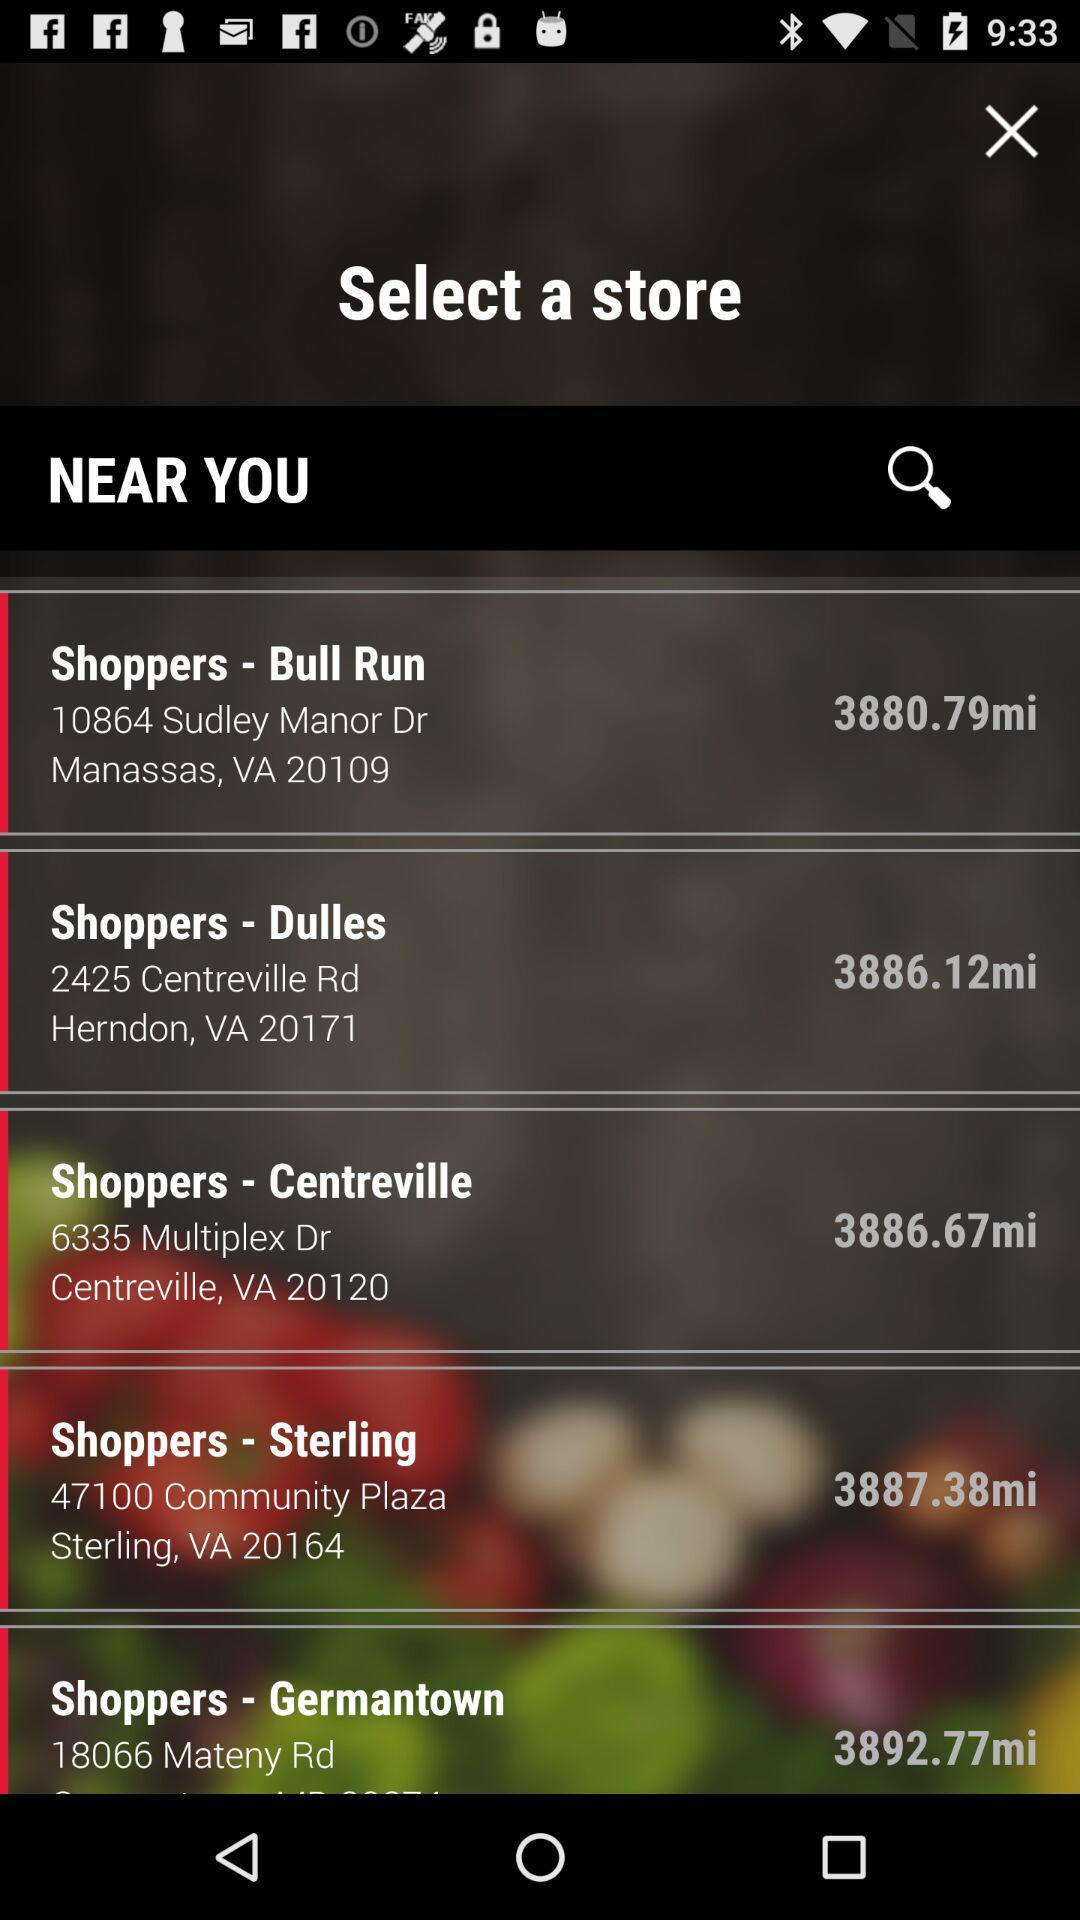 This screenshot has height=1920, width=1080. I want to click on the search icon, so click(919, 511).